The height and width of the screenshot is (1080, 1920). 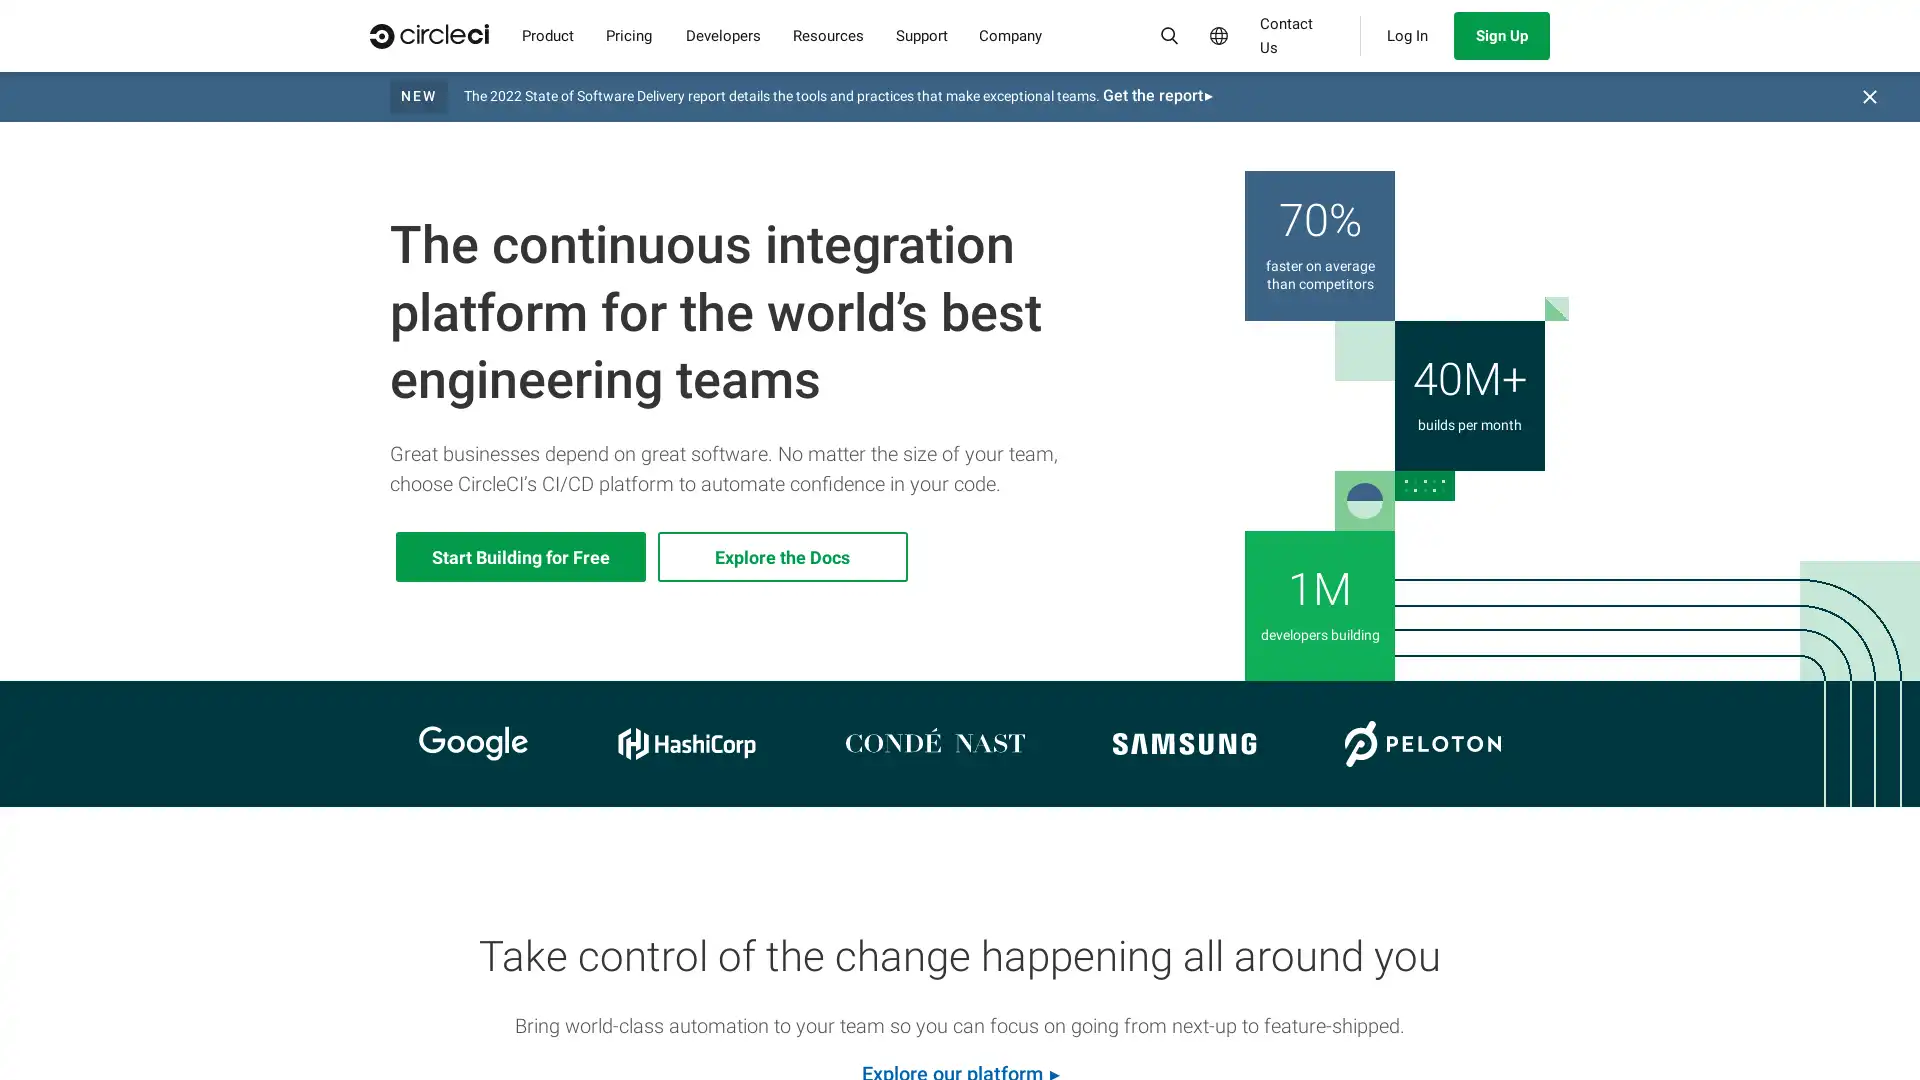 What do you see at coordinates (1218, 35) in the screenshot?
I see `Select Language` at bounding box center [1218, 35].